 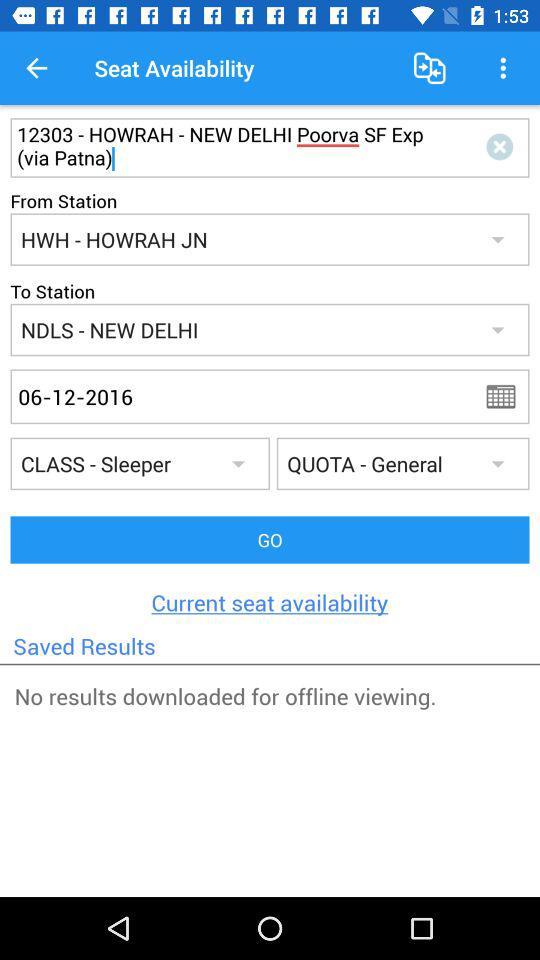 What do you see at coordinates (507, 395) in the screenshot?
I see `the item next to the 06-12-2016 item` at bounding box center [507, 395].